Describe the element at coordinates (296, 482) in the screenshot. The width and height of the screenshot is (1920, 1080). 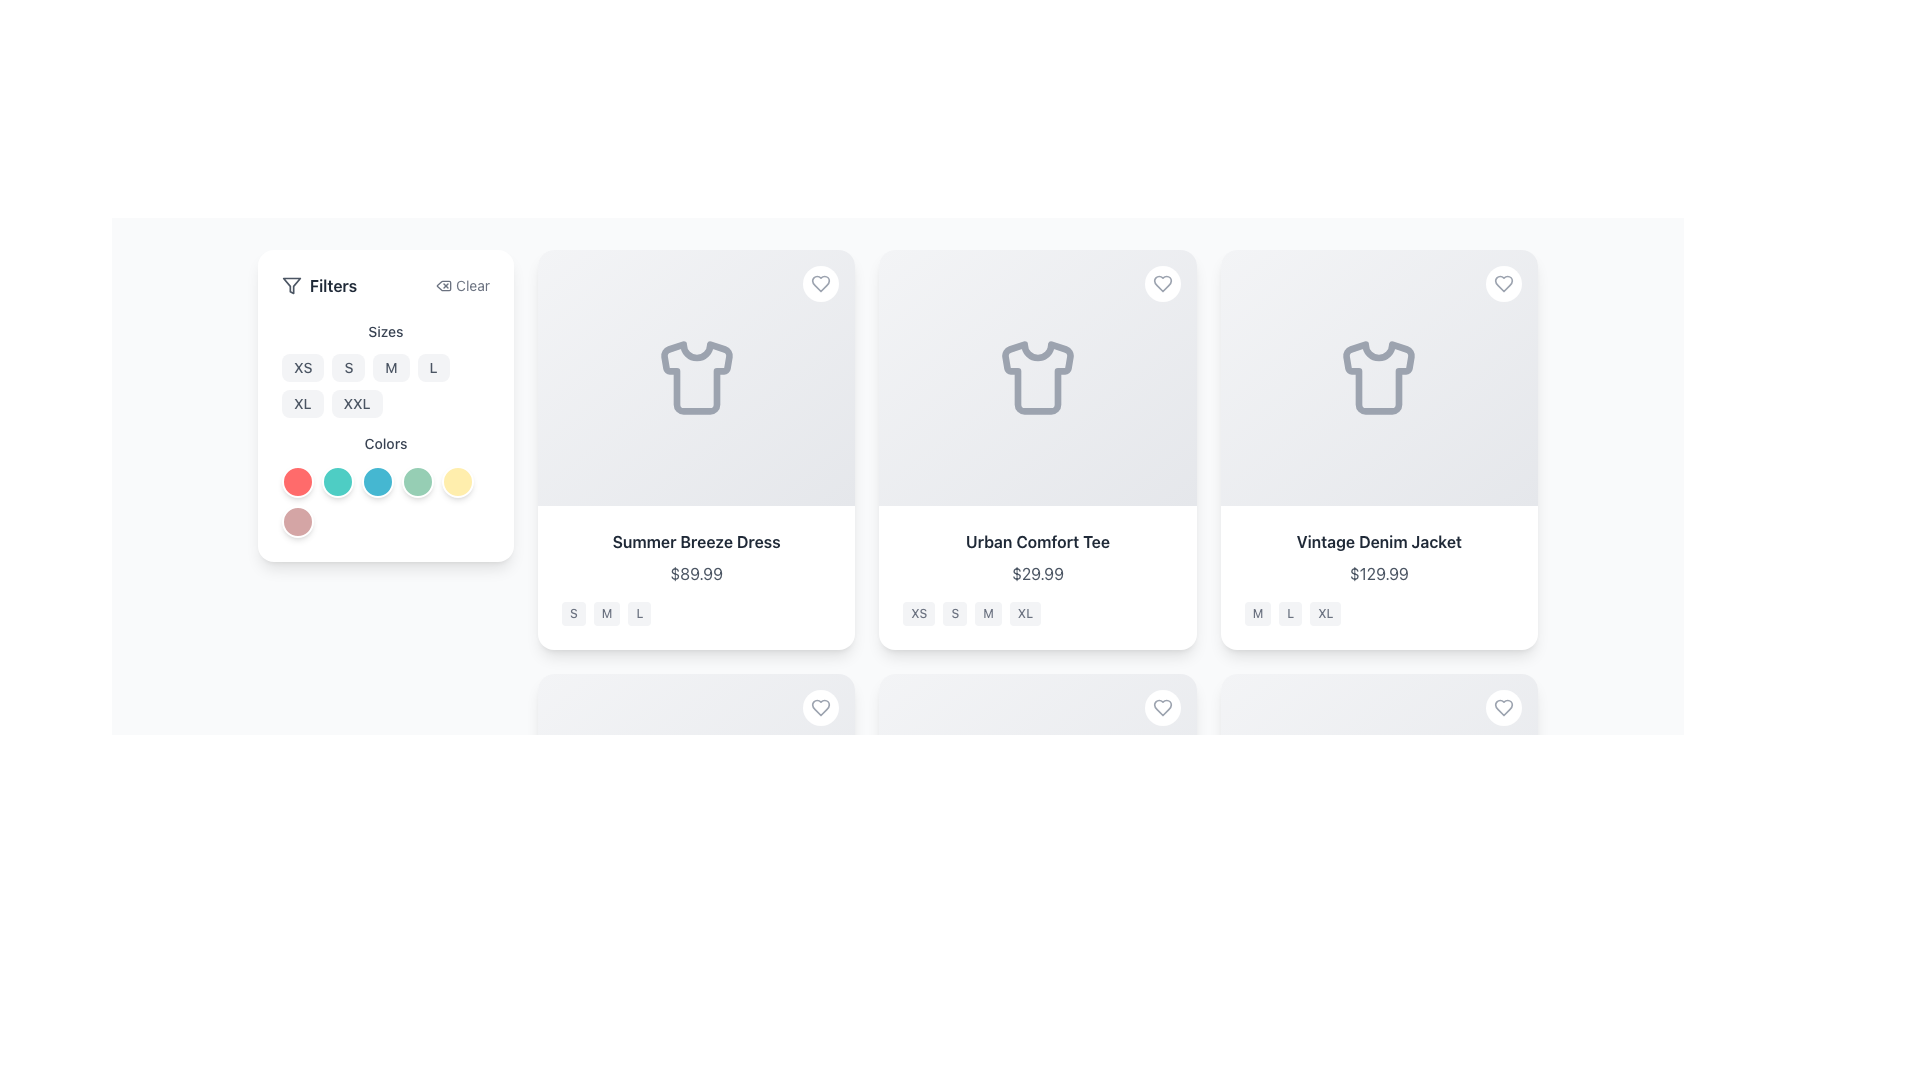
I see `the first circular button in the 'Colors' section of the filter panel to possibly see a tooltip or visual effect` at that location.